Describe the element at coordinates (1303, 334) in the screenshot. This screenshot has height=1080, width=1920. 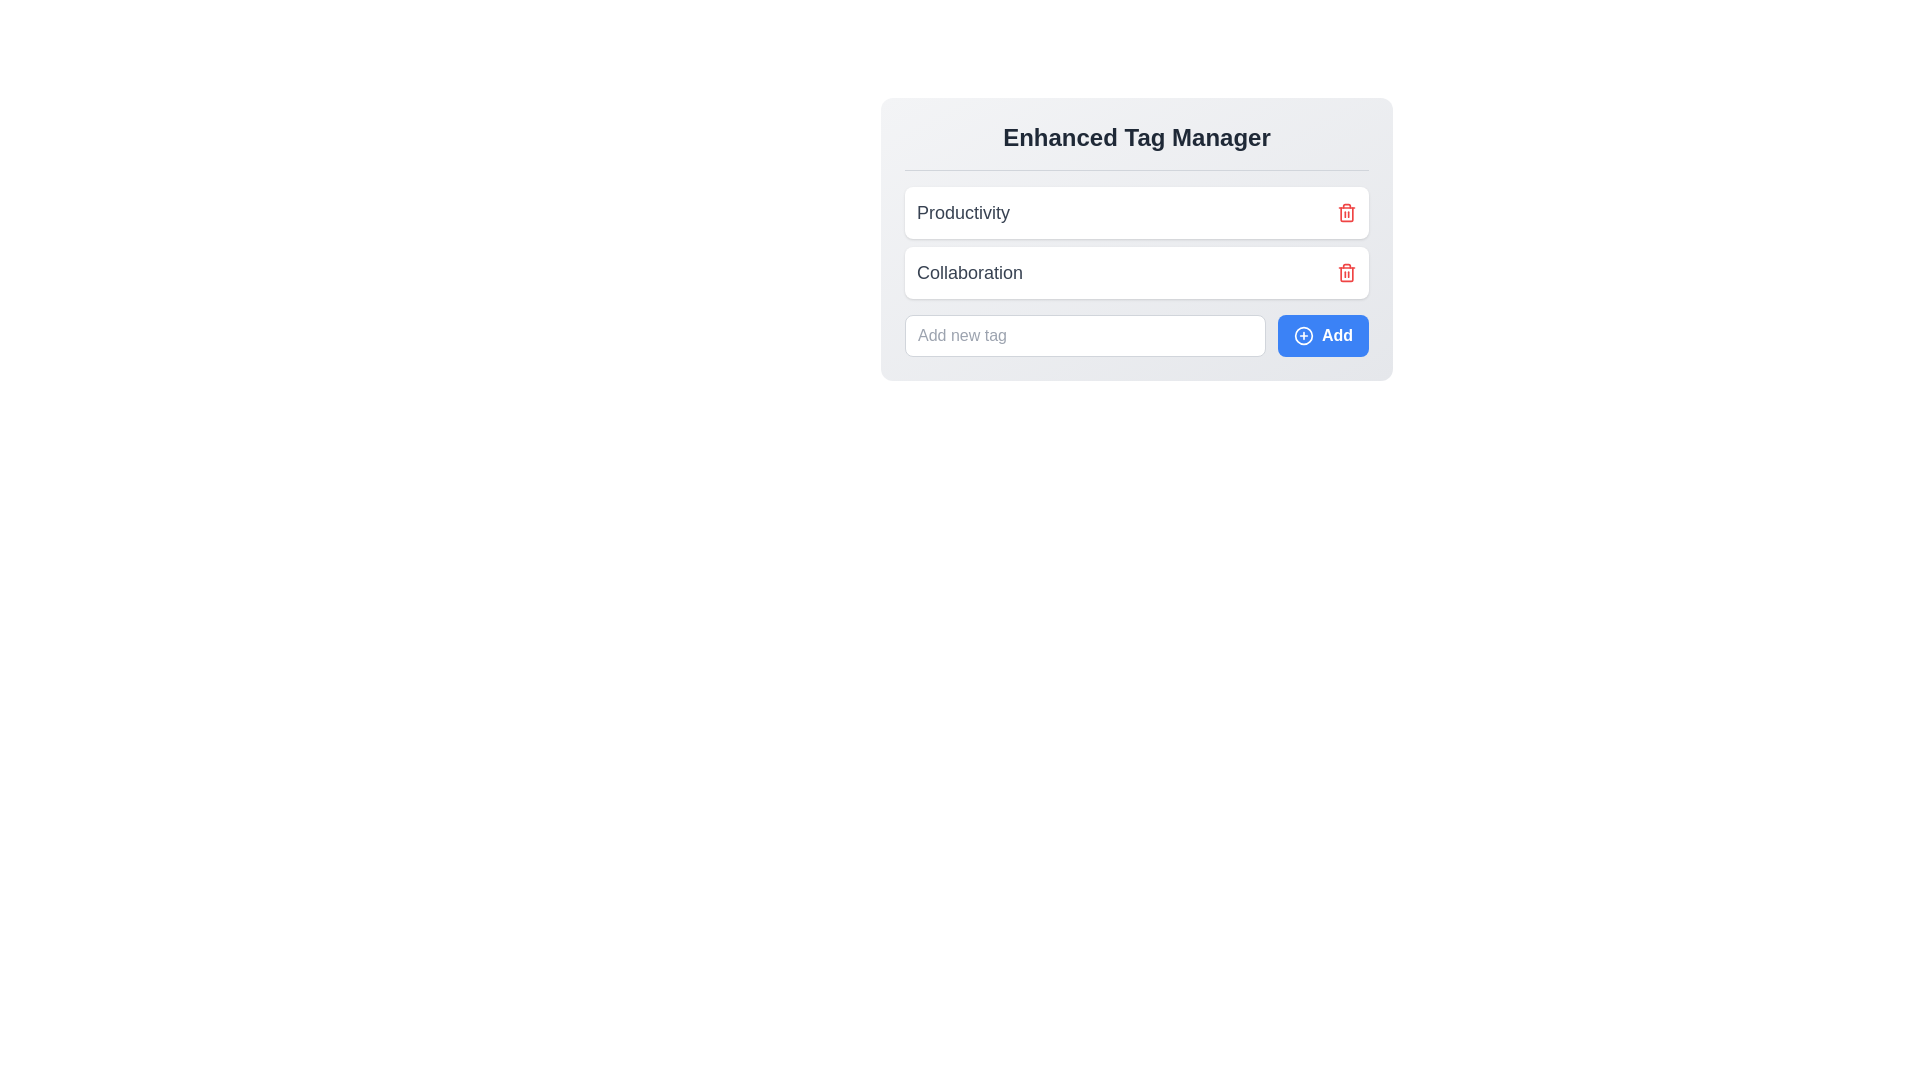
I see `the decorative SVG circle element that indicates an action related to adding or creating something, located between the 'Add new tag' input field and the 'Add' button` at that location.